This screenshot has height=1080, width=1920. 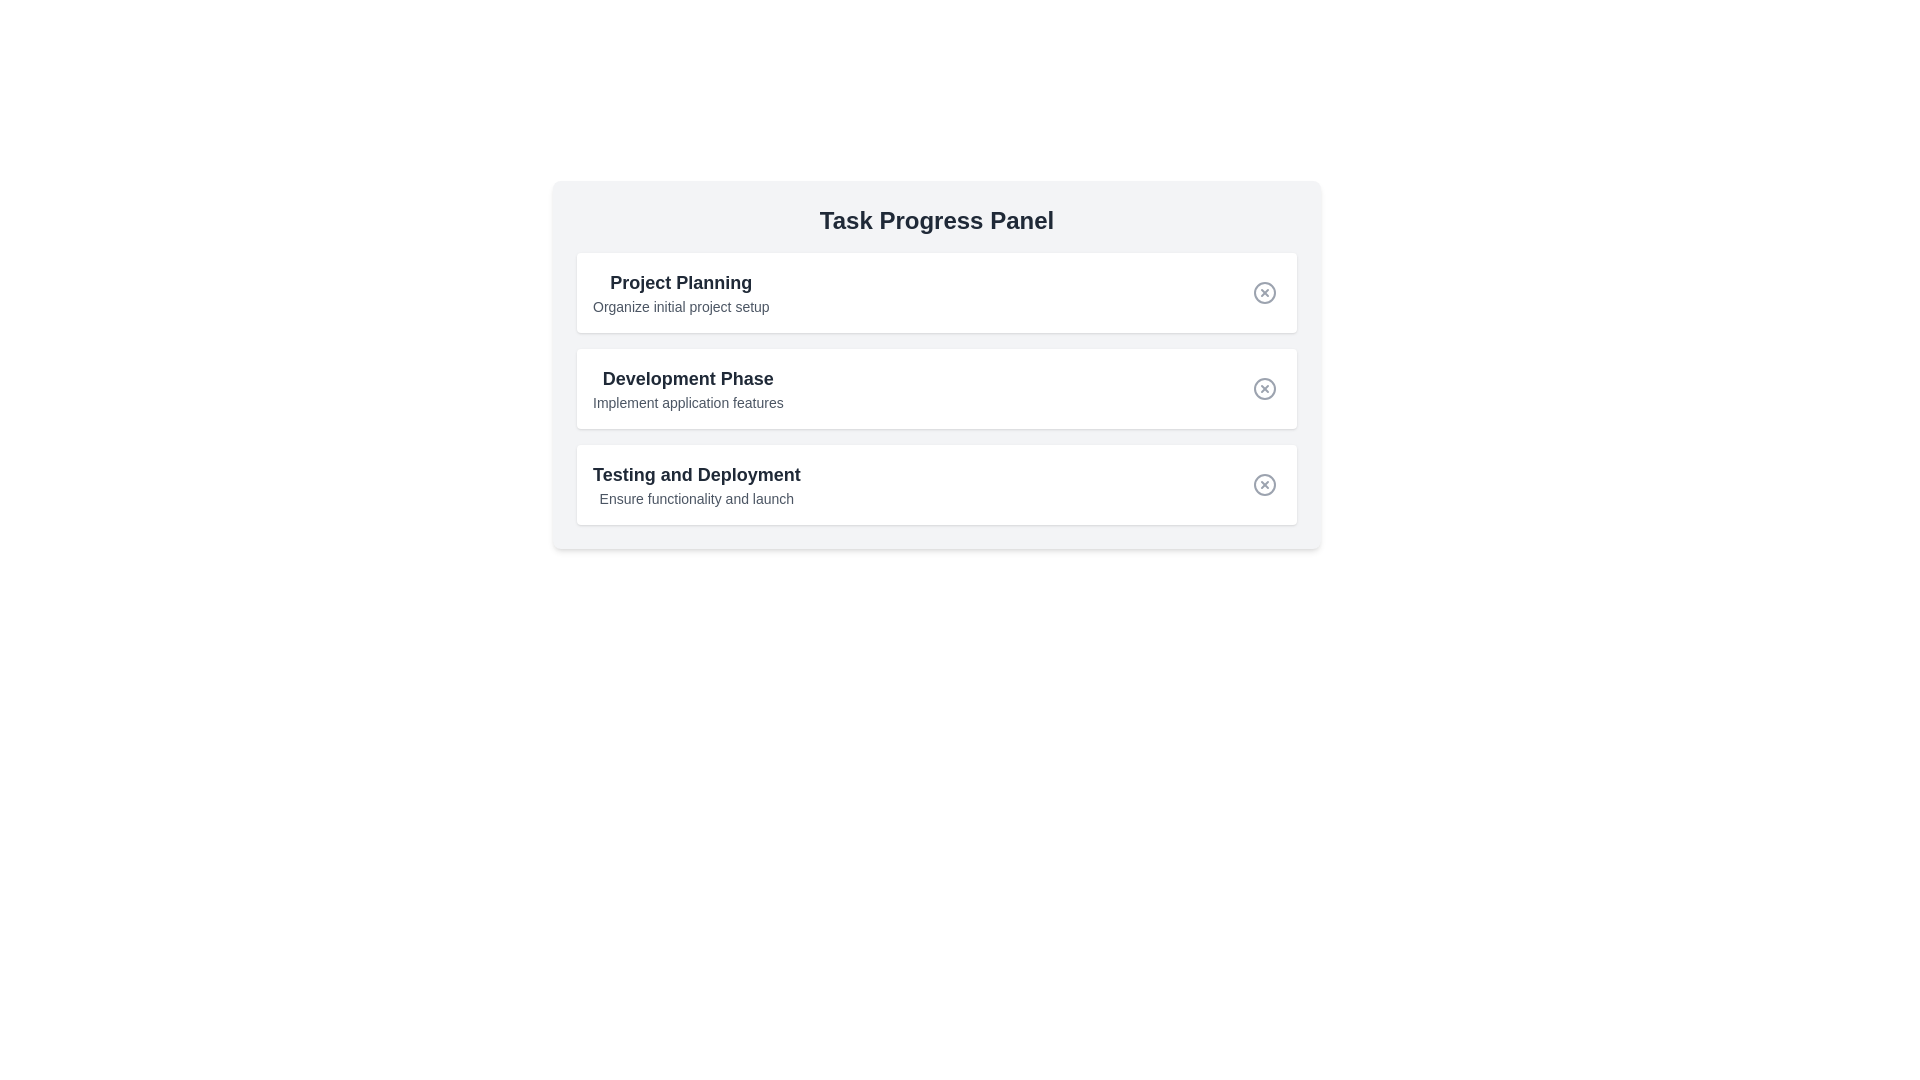 I want to click on the small text component that reads 'Implement application features', which is located beneath the bold 'Development Phase' heading, indicating it is a secondary or descriptive text, so click(x=688, y=402).